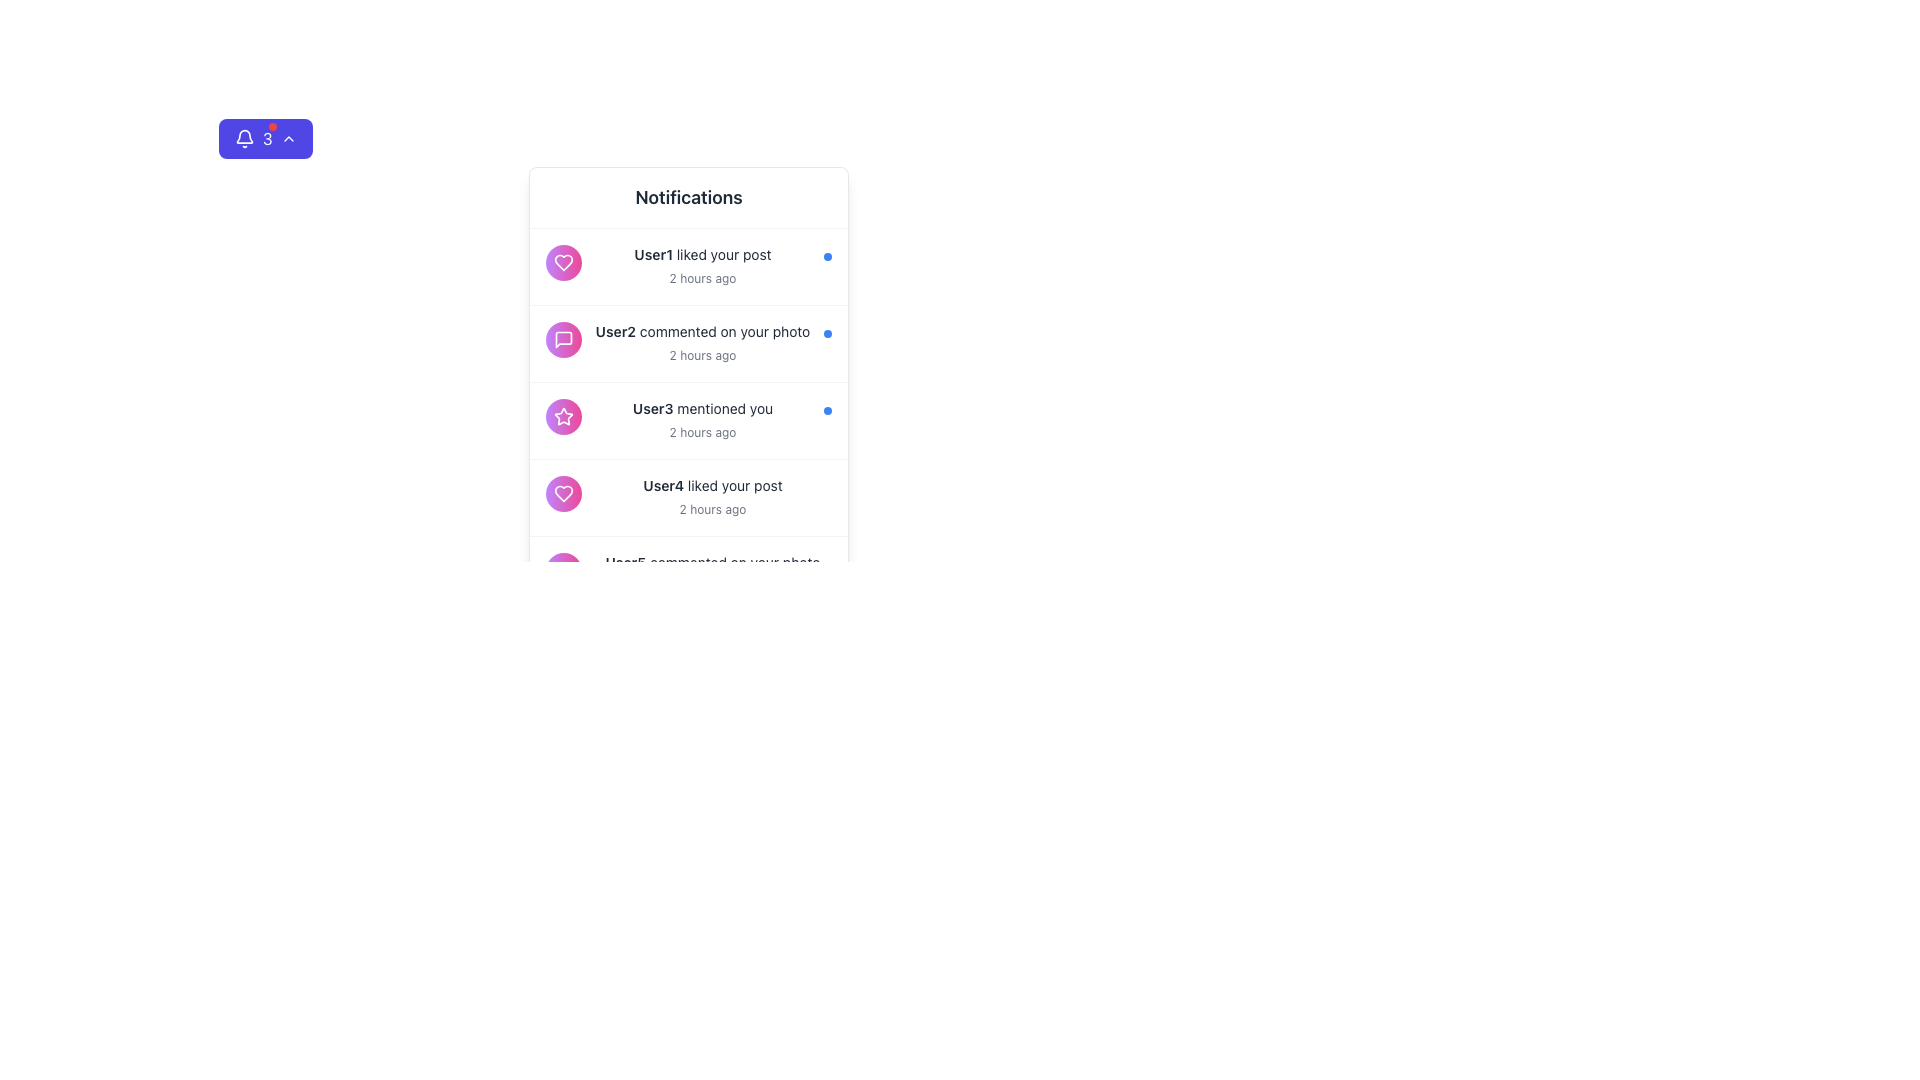  I want to click on timestamp '2 hours ago' displayed below the notification 'User4 liked your post' in the notification panel, so click(713, 508).